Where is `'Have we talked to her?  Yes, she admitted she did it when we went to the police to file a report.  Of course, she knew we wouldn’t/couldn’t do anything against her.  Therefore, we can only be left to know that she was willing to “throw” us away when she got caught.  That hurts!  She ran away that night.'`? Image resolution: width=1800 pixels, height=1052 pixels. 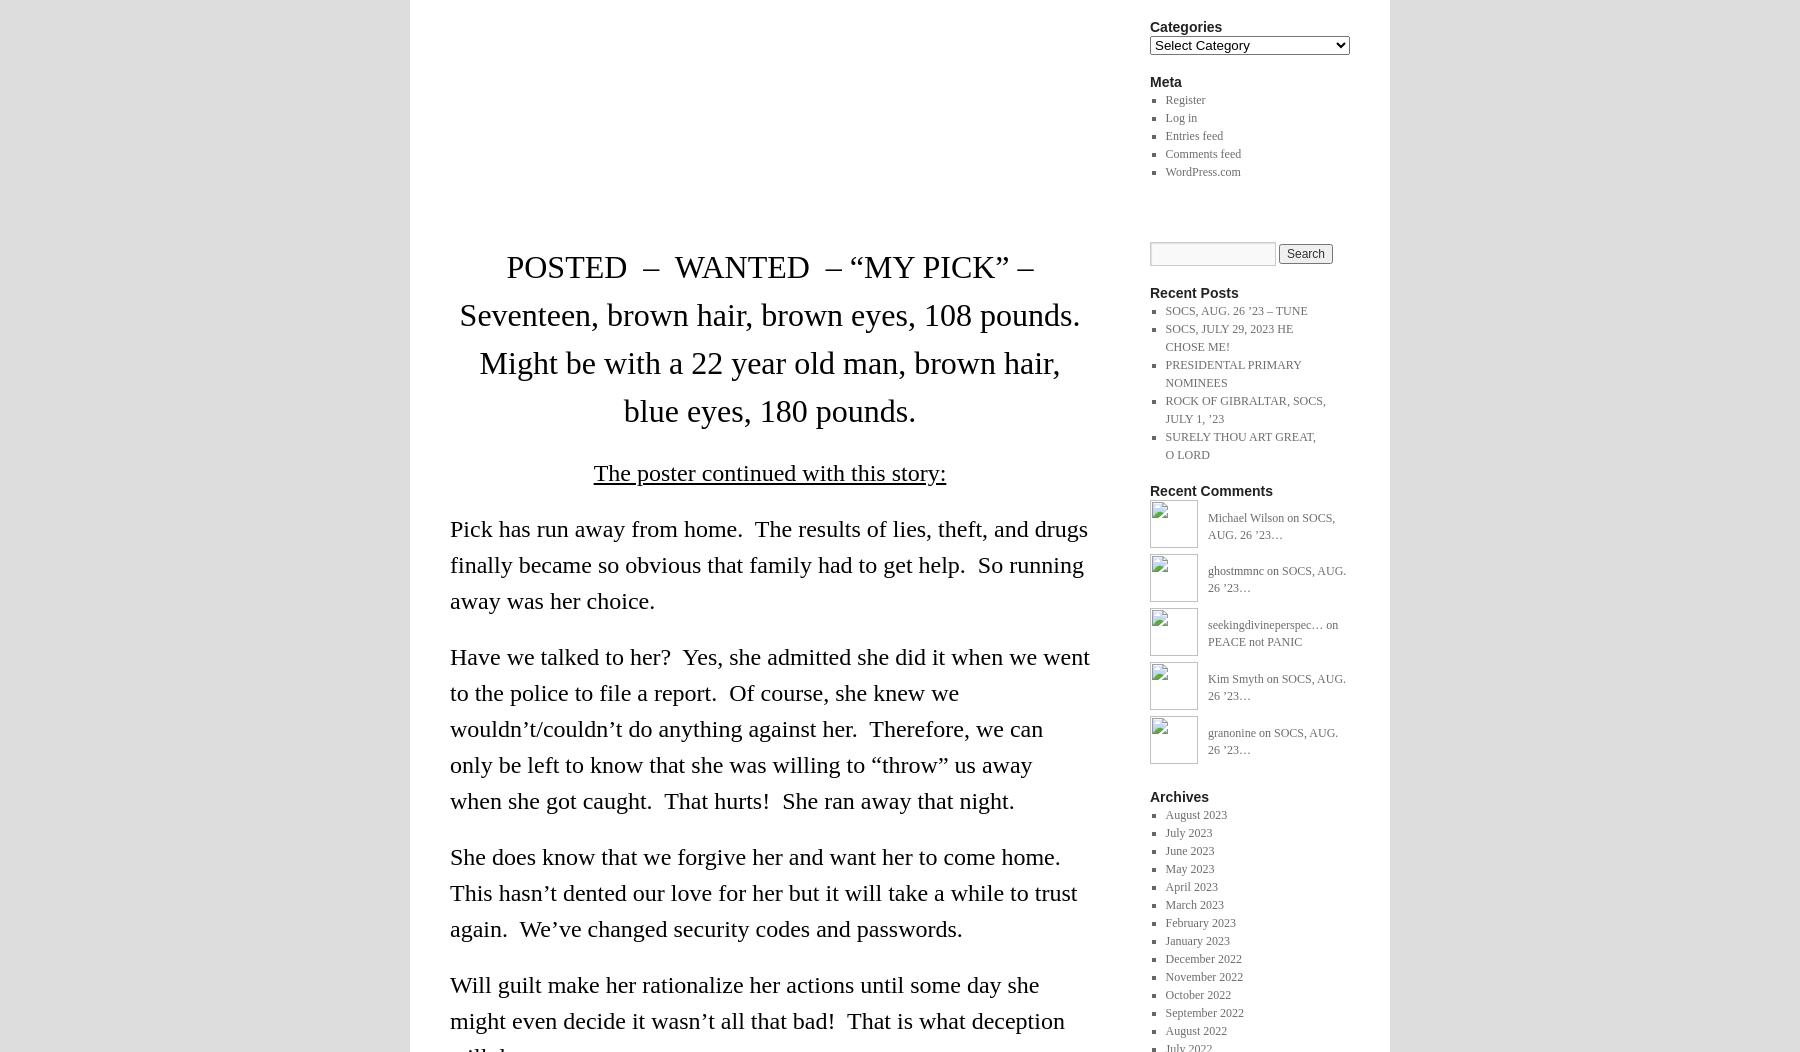 'Have we talked to her?  Yes, she admitted she did it when we went to the police to file a report.  Of course, she knew we wouldn’t/couldn’t do anything against her.  Therefore, we can only be left to know that she was willing to “throw” us away when she got caught.  That hurts!  She ran away that night.' is located at coordinates (768, 729).